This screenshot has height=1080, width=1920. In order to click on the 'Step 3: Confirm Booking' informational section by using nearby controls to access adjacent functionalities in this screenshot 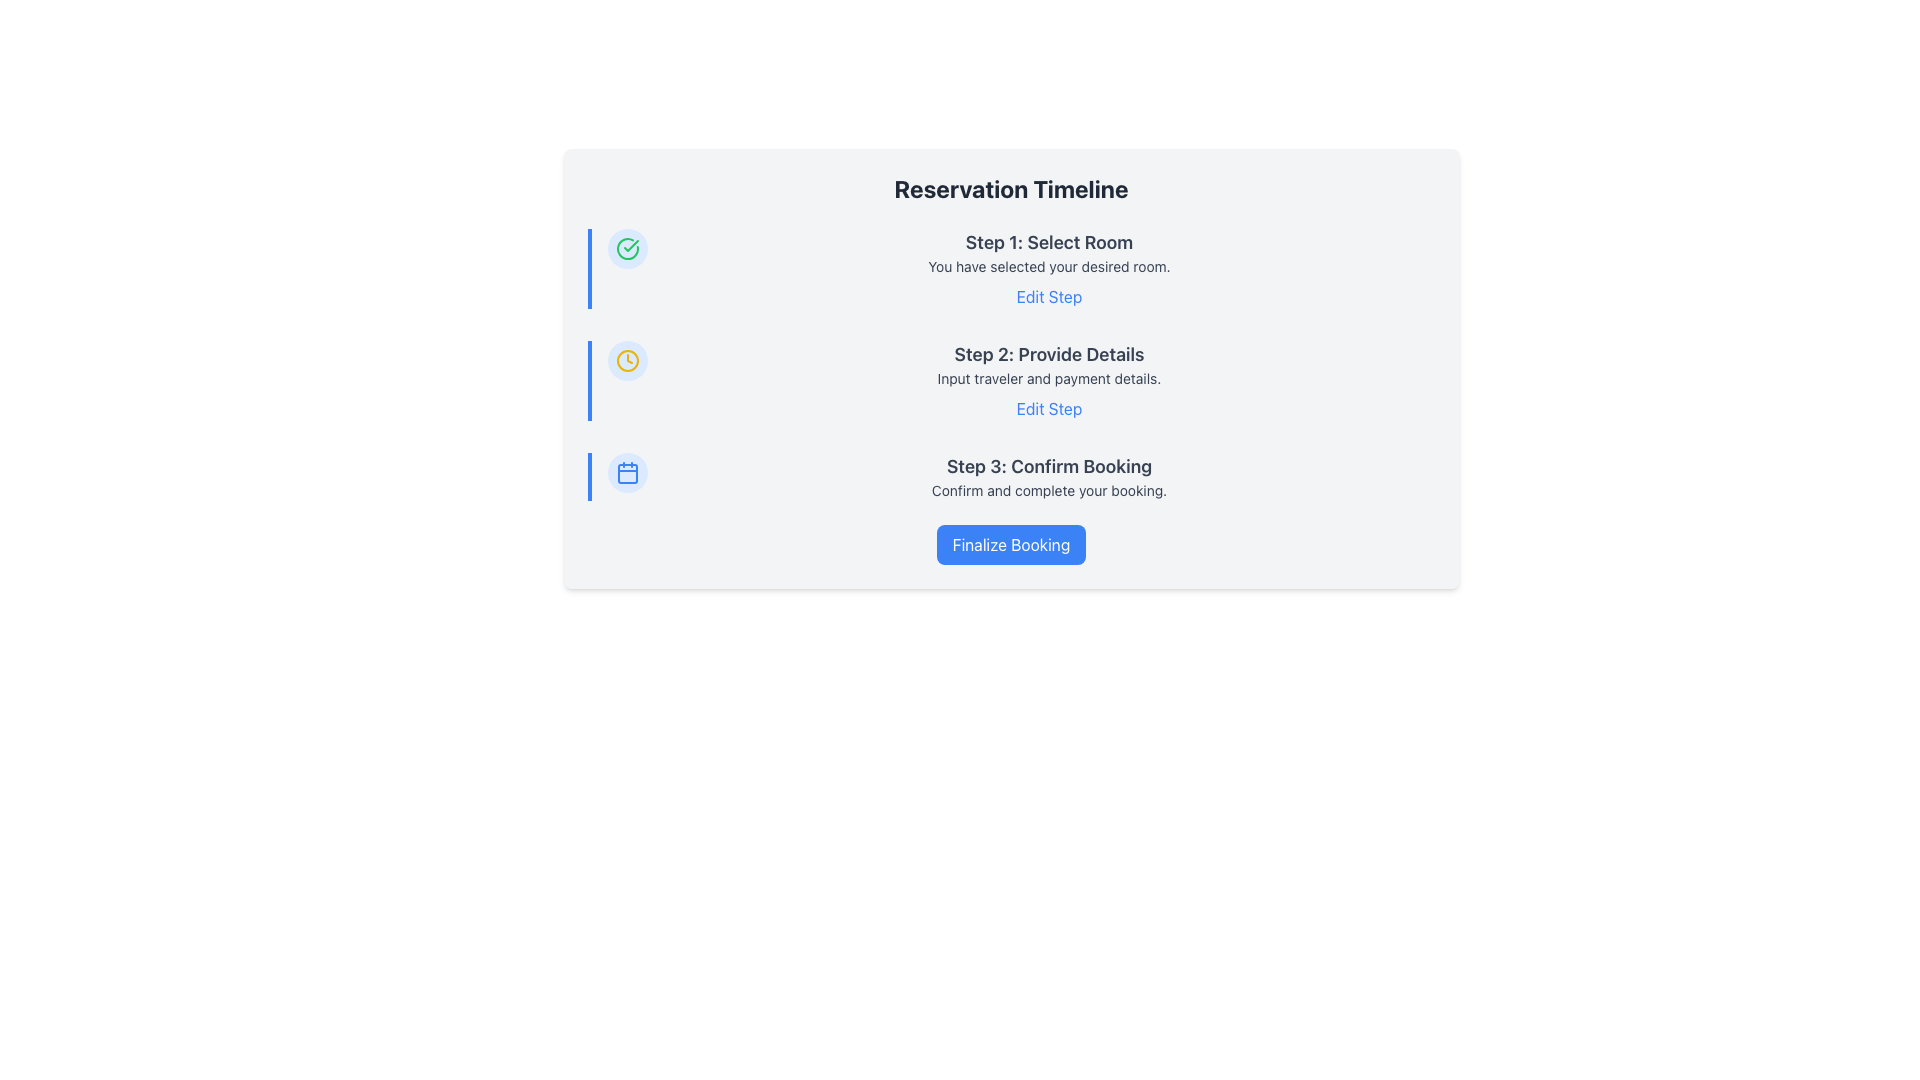, I will do `click(1011, 477)`.